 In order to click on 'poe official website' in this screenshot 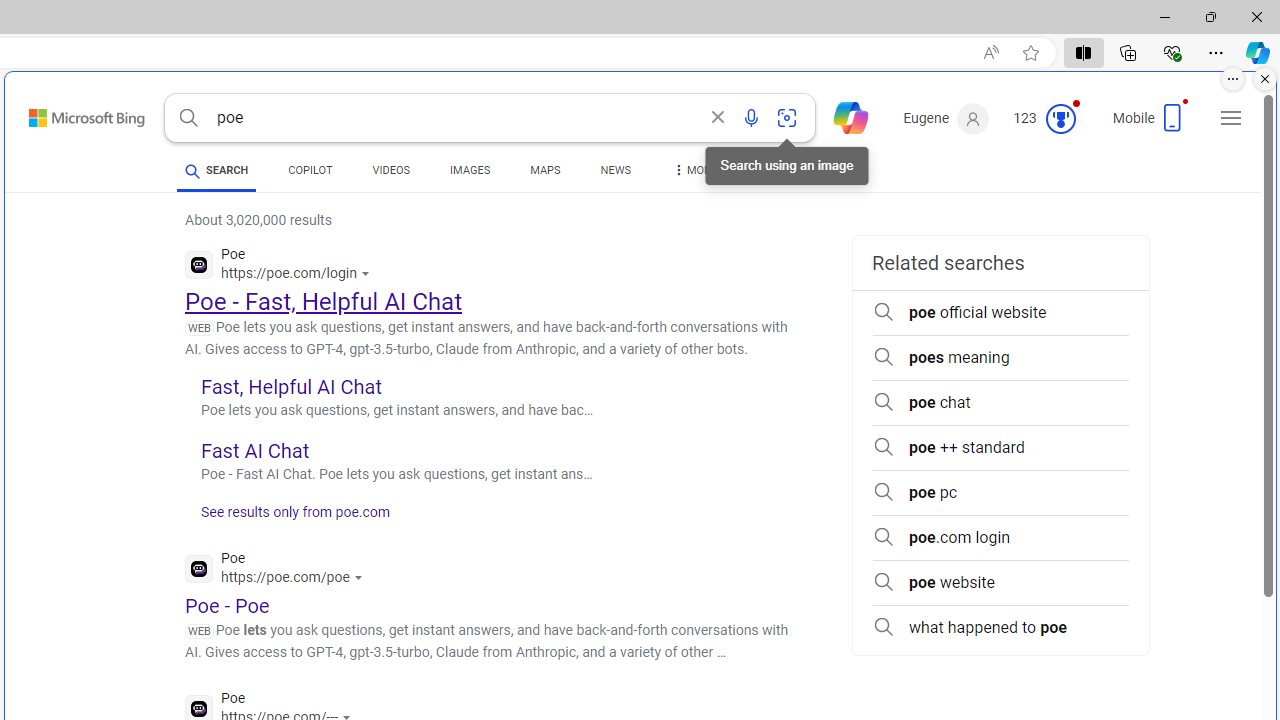, I will do `click(1000, 312)`.